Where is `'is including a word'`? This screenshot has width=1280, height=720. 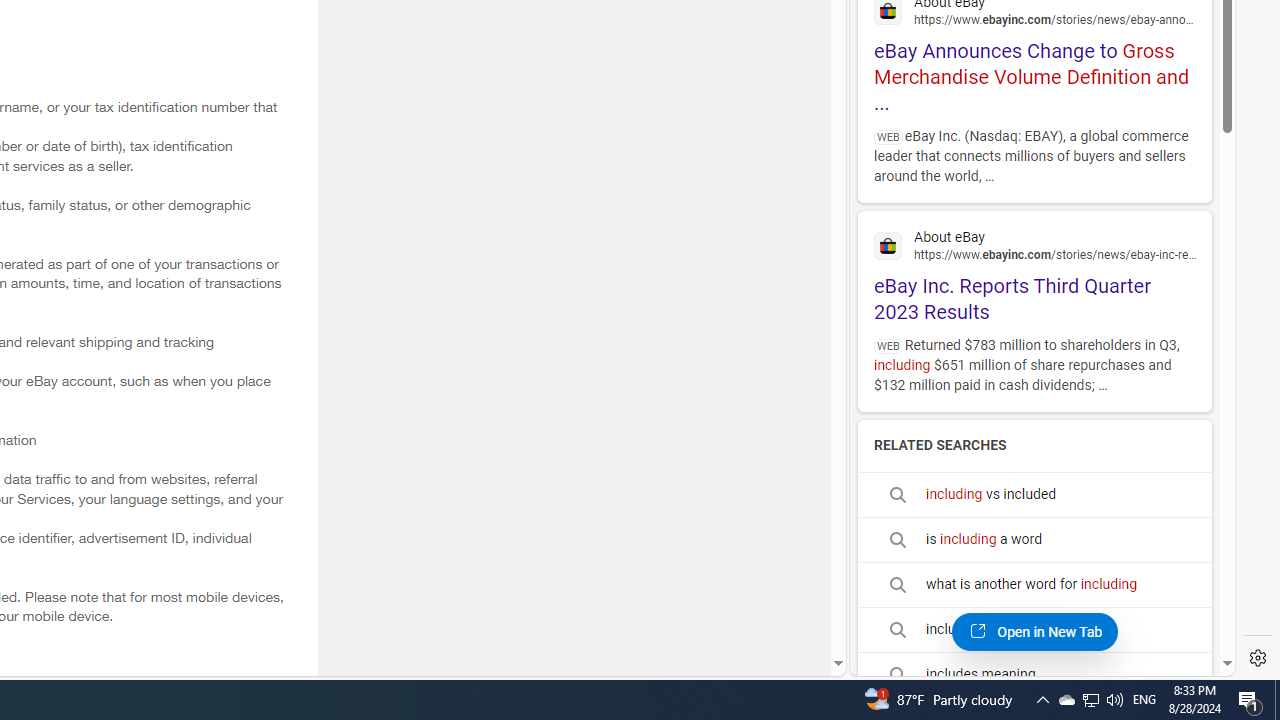 'is including a word' is located at coordinates (1034, 538).